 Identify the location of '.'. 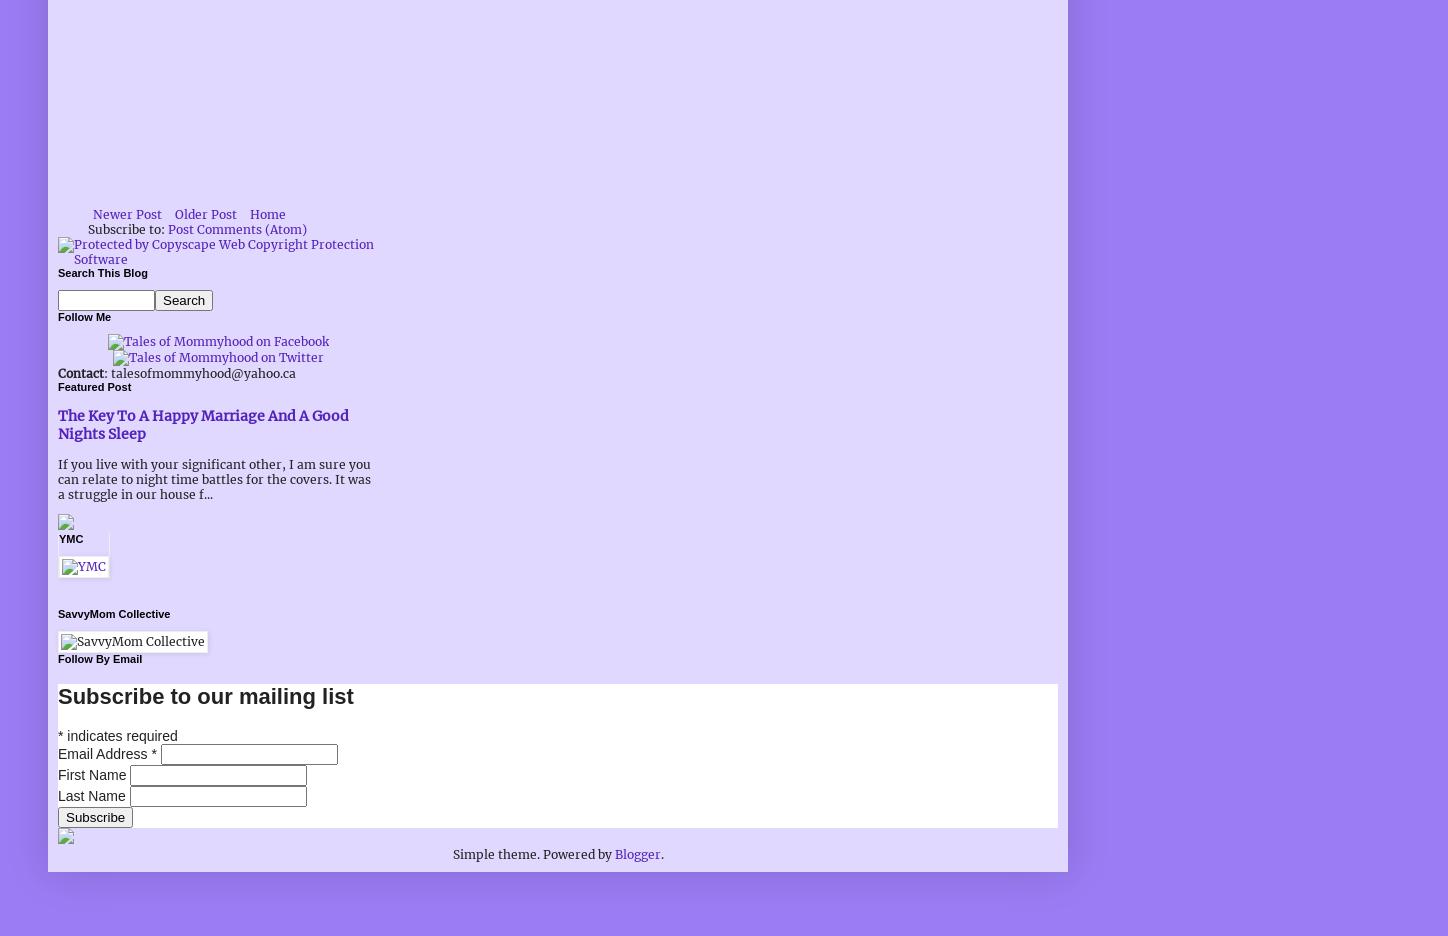
(658, 853).